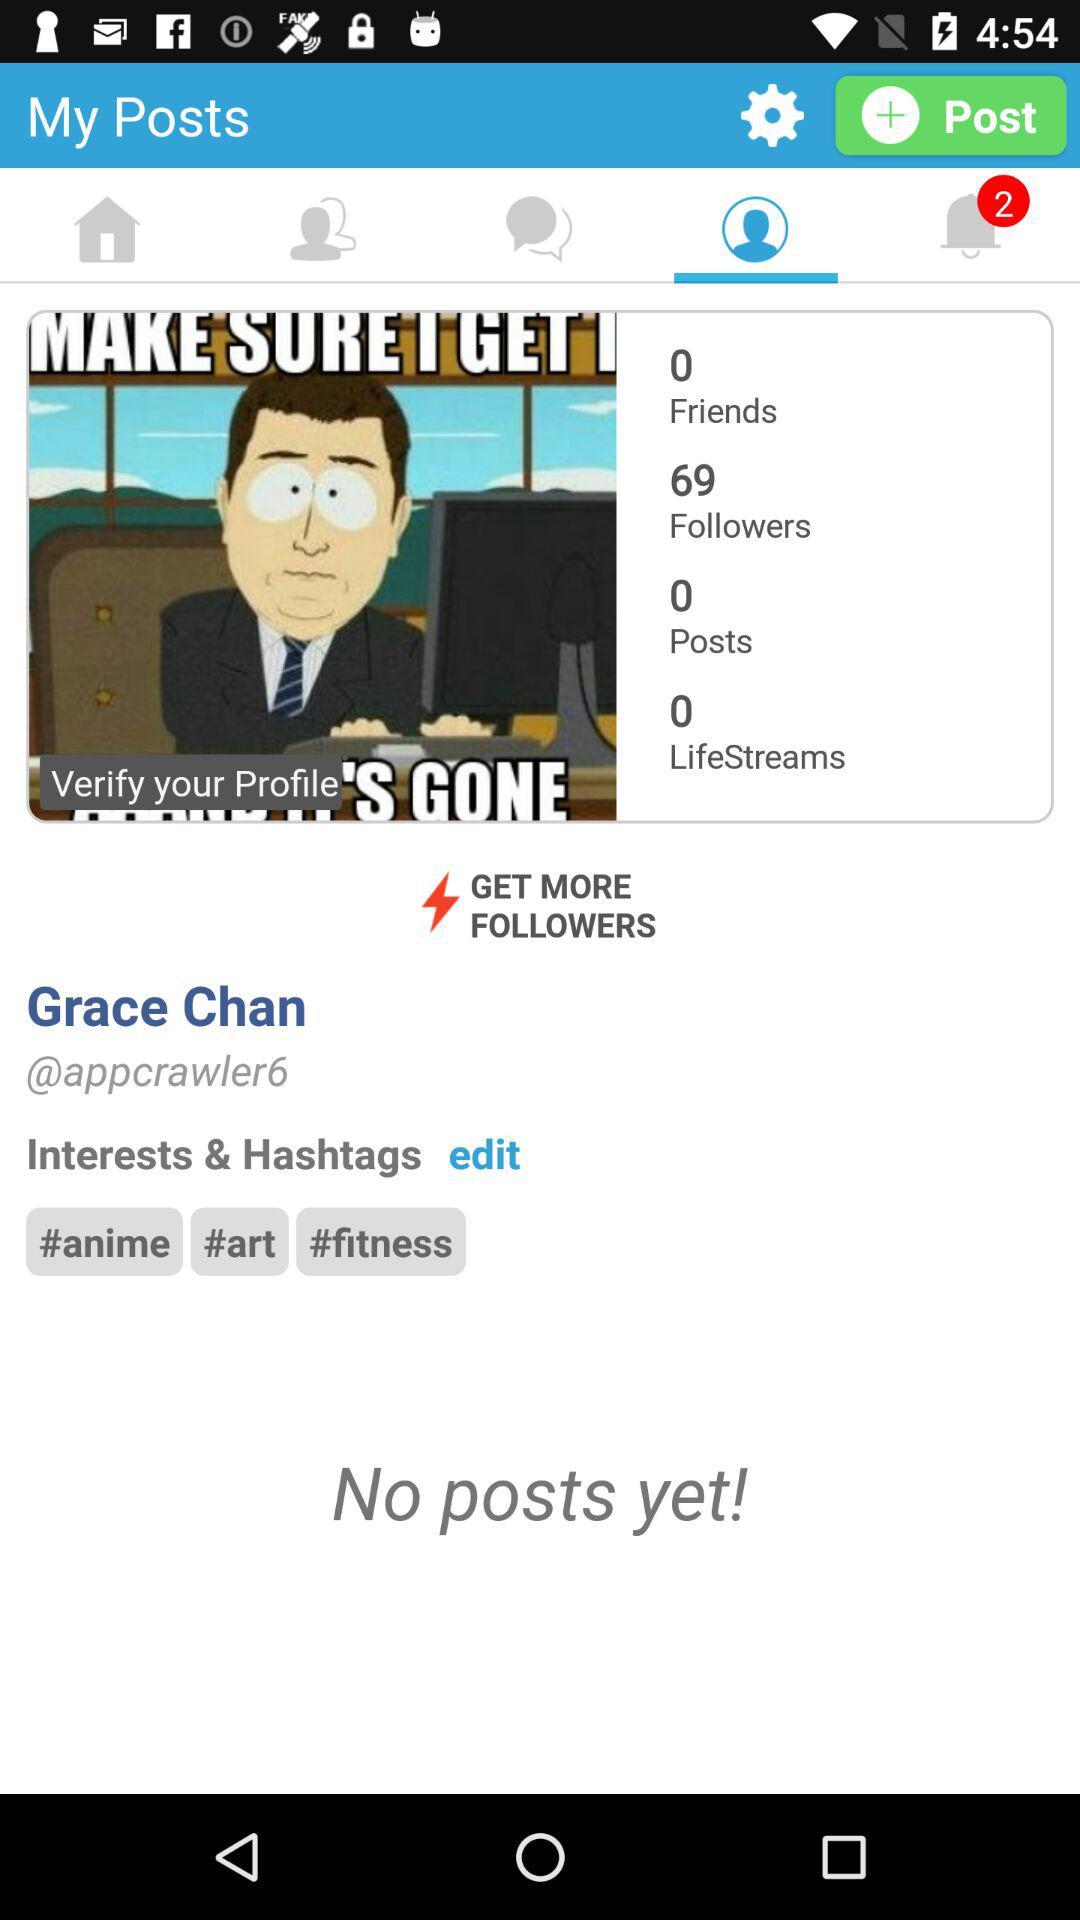 This screenshot has width=1080, height=1920. I want to click on icon next to the #art, so click(104, 1240).